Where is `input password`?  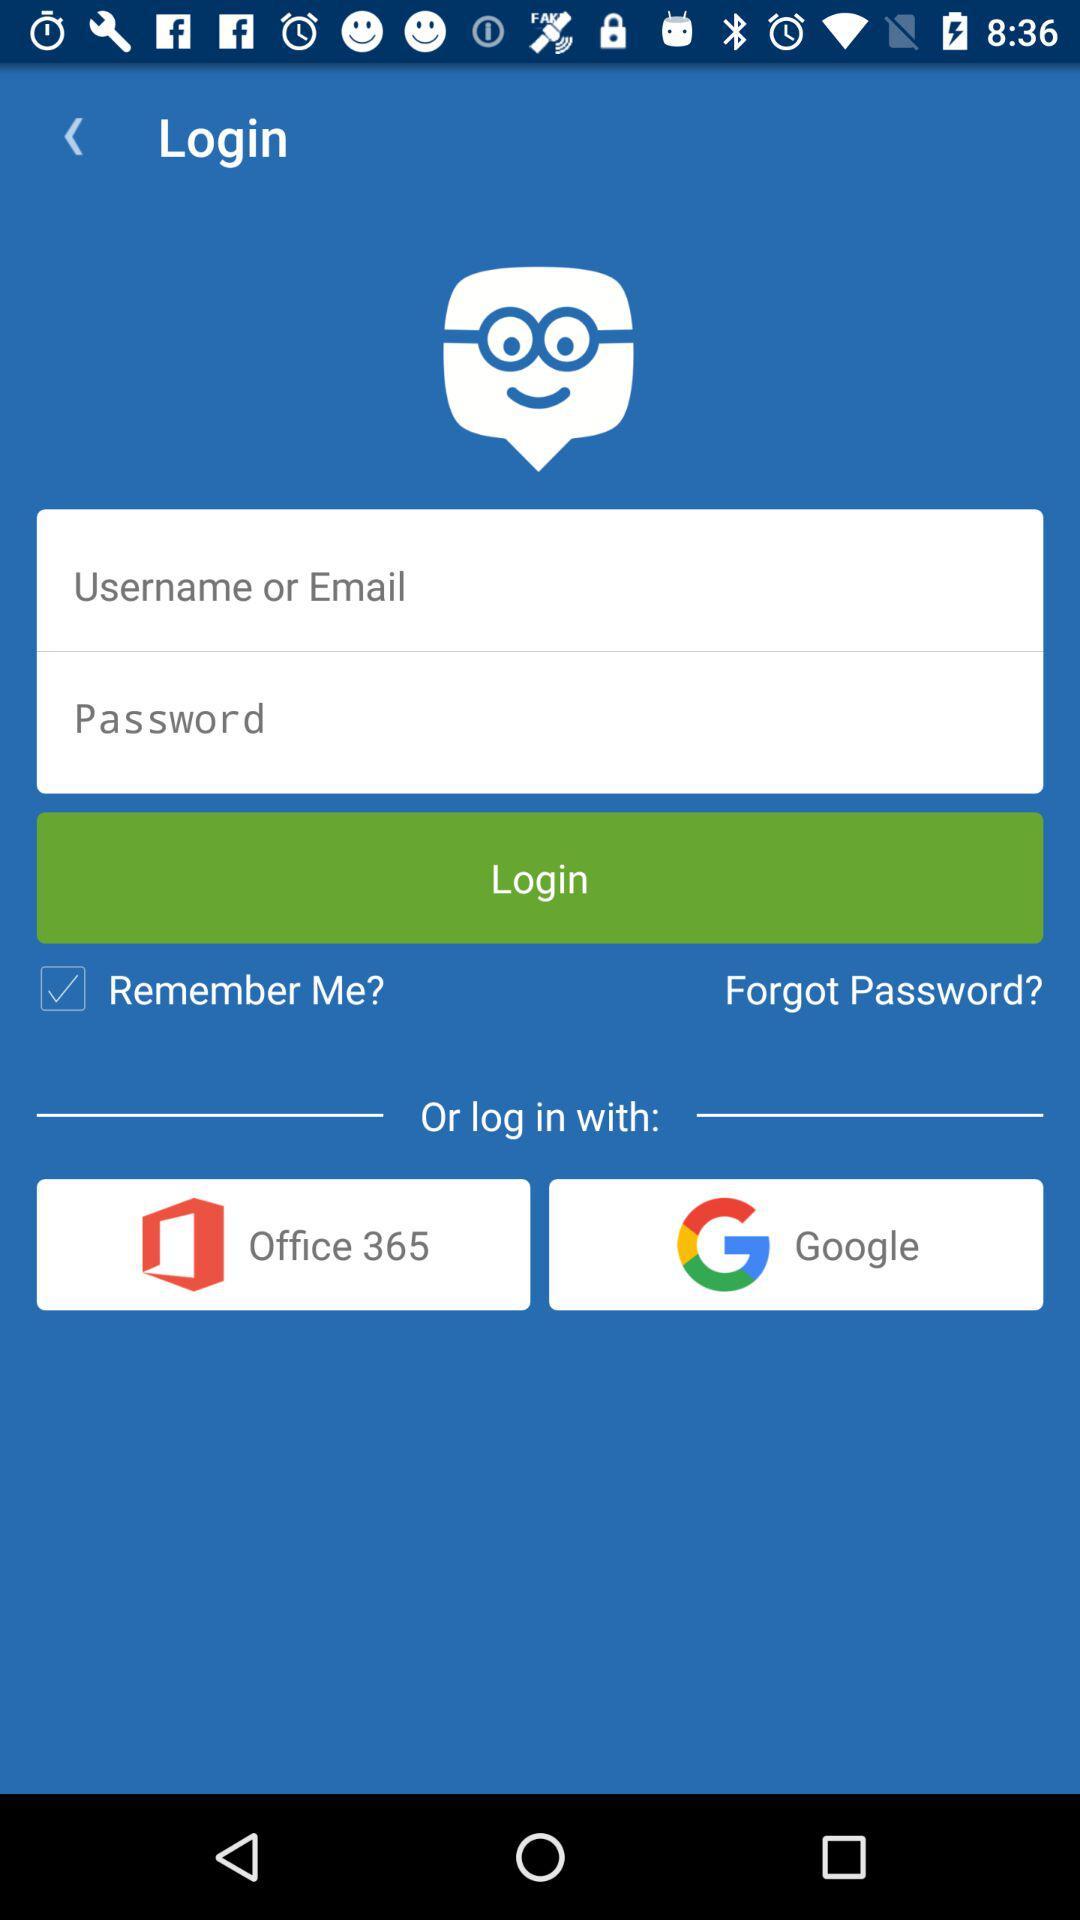
input password is located at coordinates (540, 717).